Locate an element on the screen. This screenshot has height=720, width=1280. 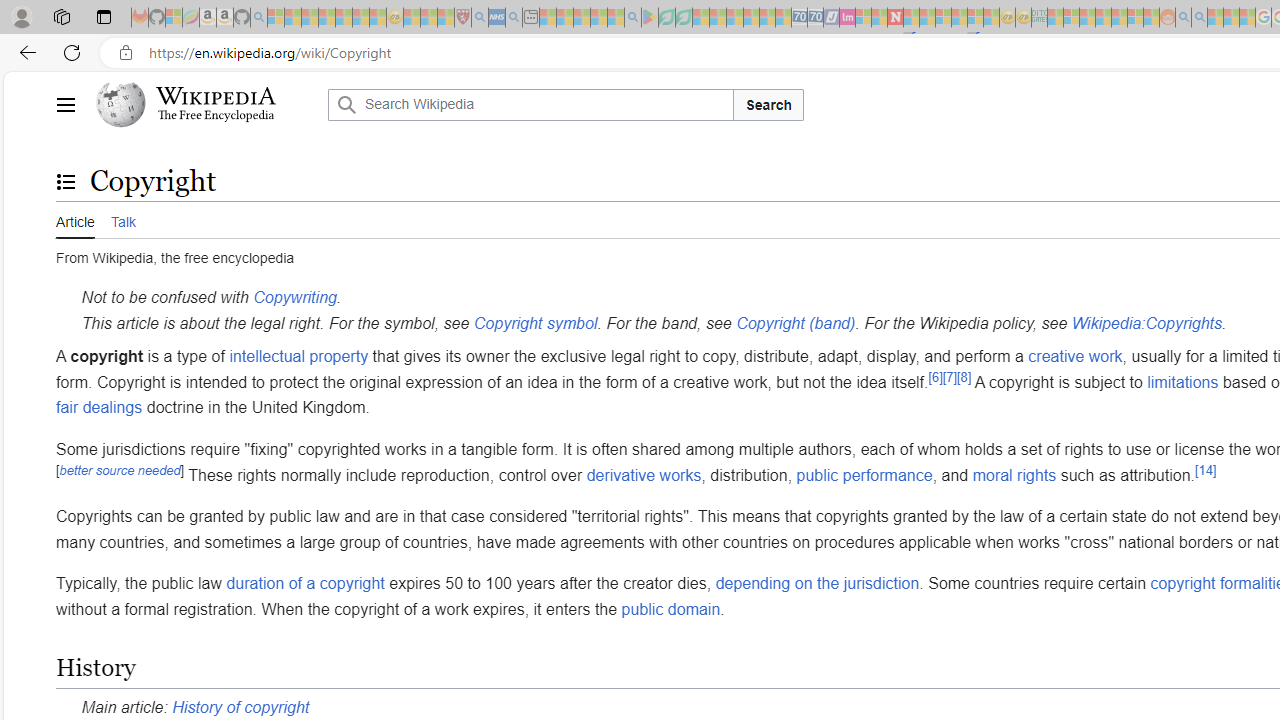
'New Report Confirms 2023 Was Record Hot | Watch - Sleeping' is located at coordinates (343, 17).